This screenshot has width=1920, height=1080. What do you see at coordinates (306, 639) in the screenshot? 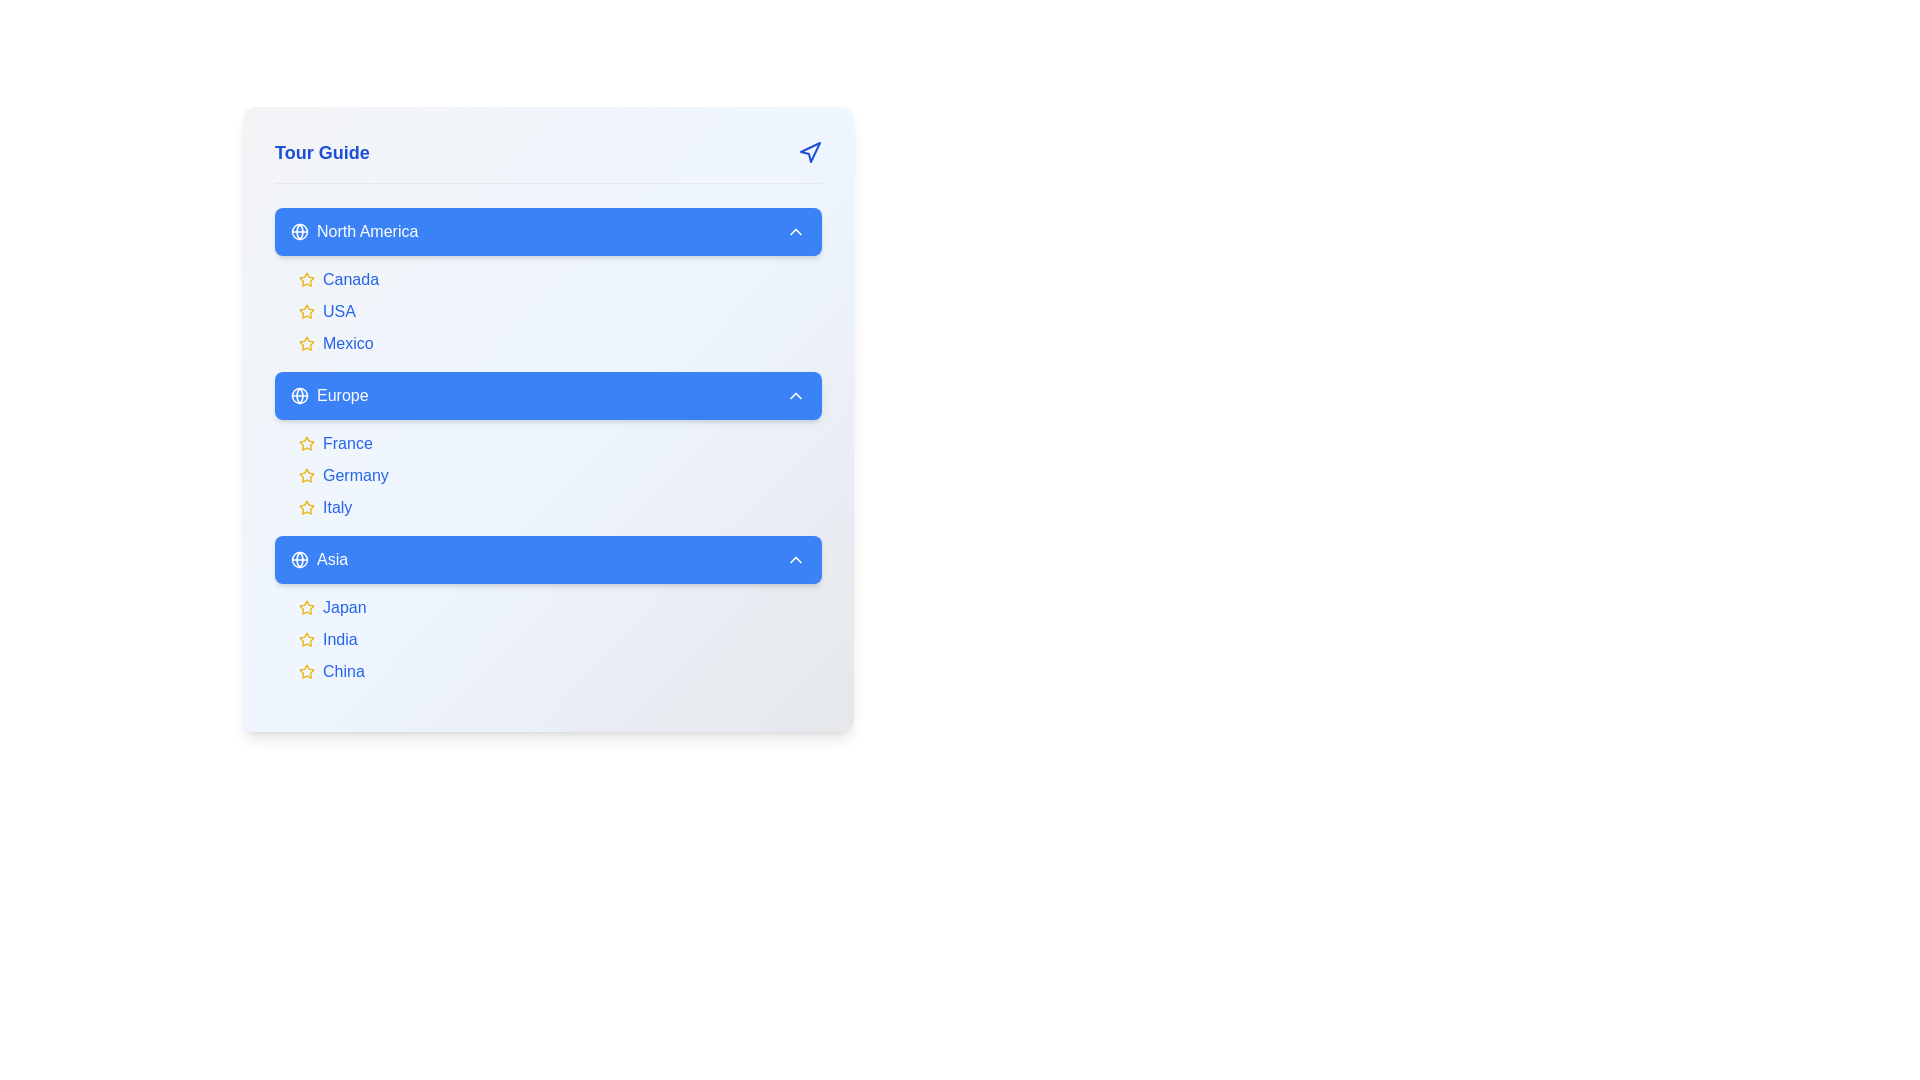
I see `the second icon in the 'Asia' category, which serves as a marker associated with the 'India' label` at bounding box center [306, 639].